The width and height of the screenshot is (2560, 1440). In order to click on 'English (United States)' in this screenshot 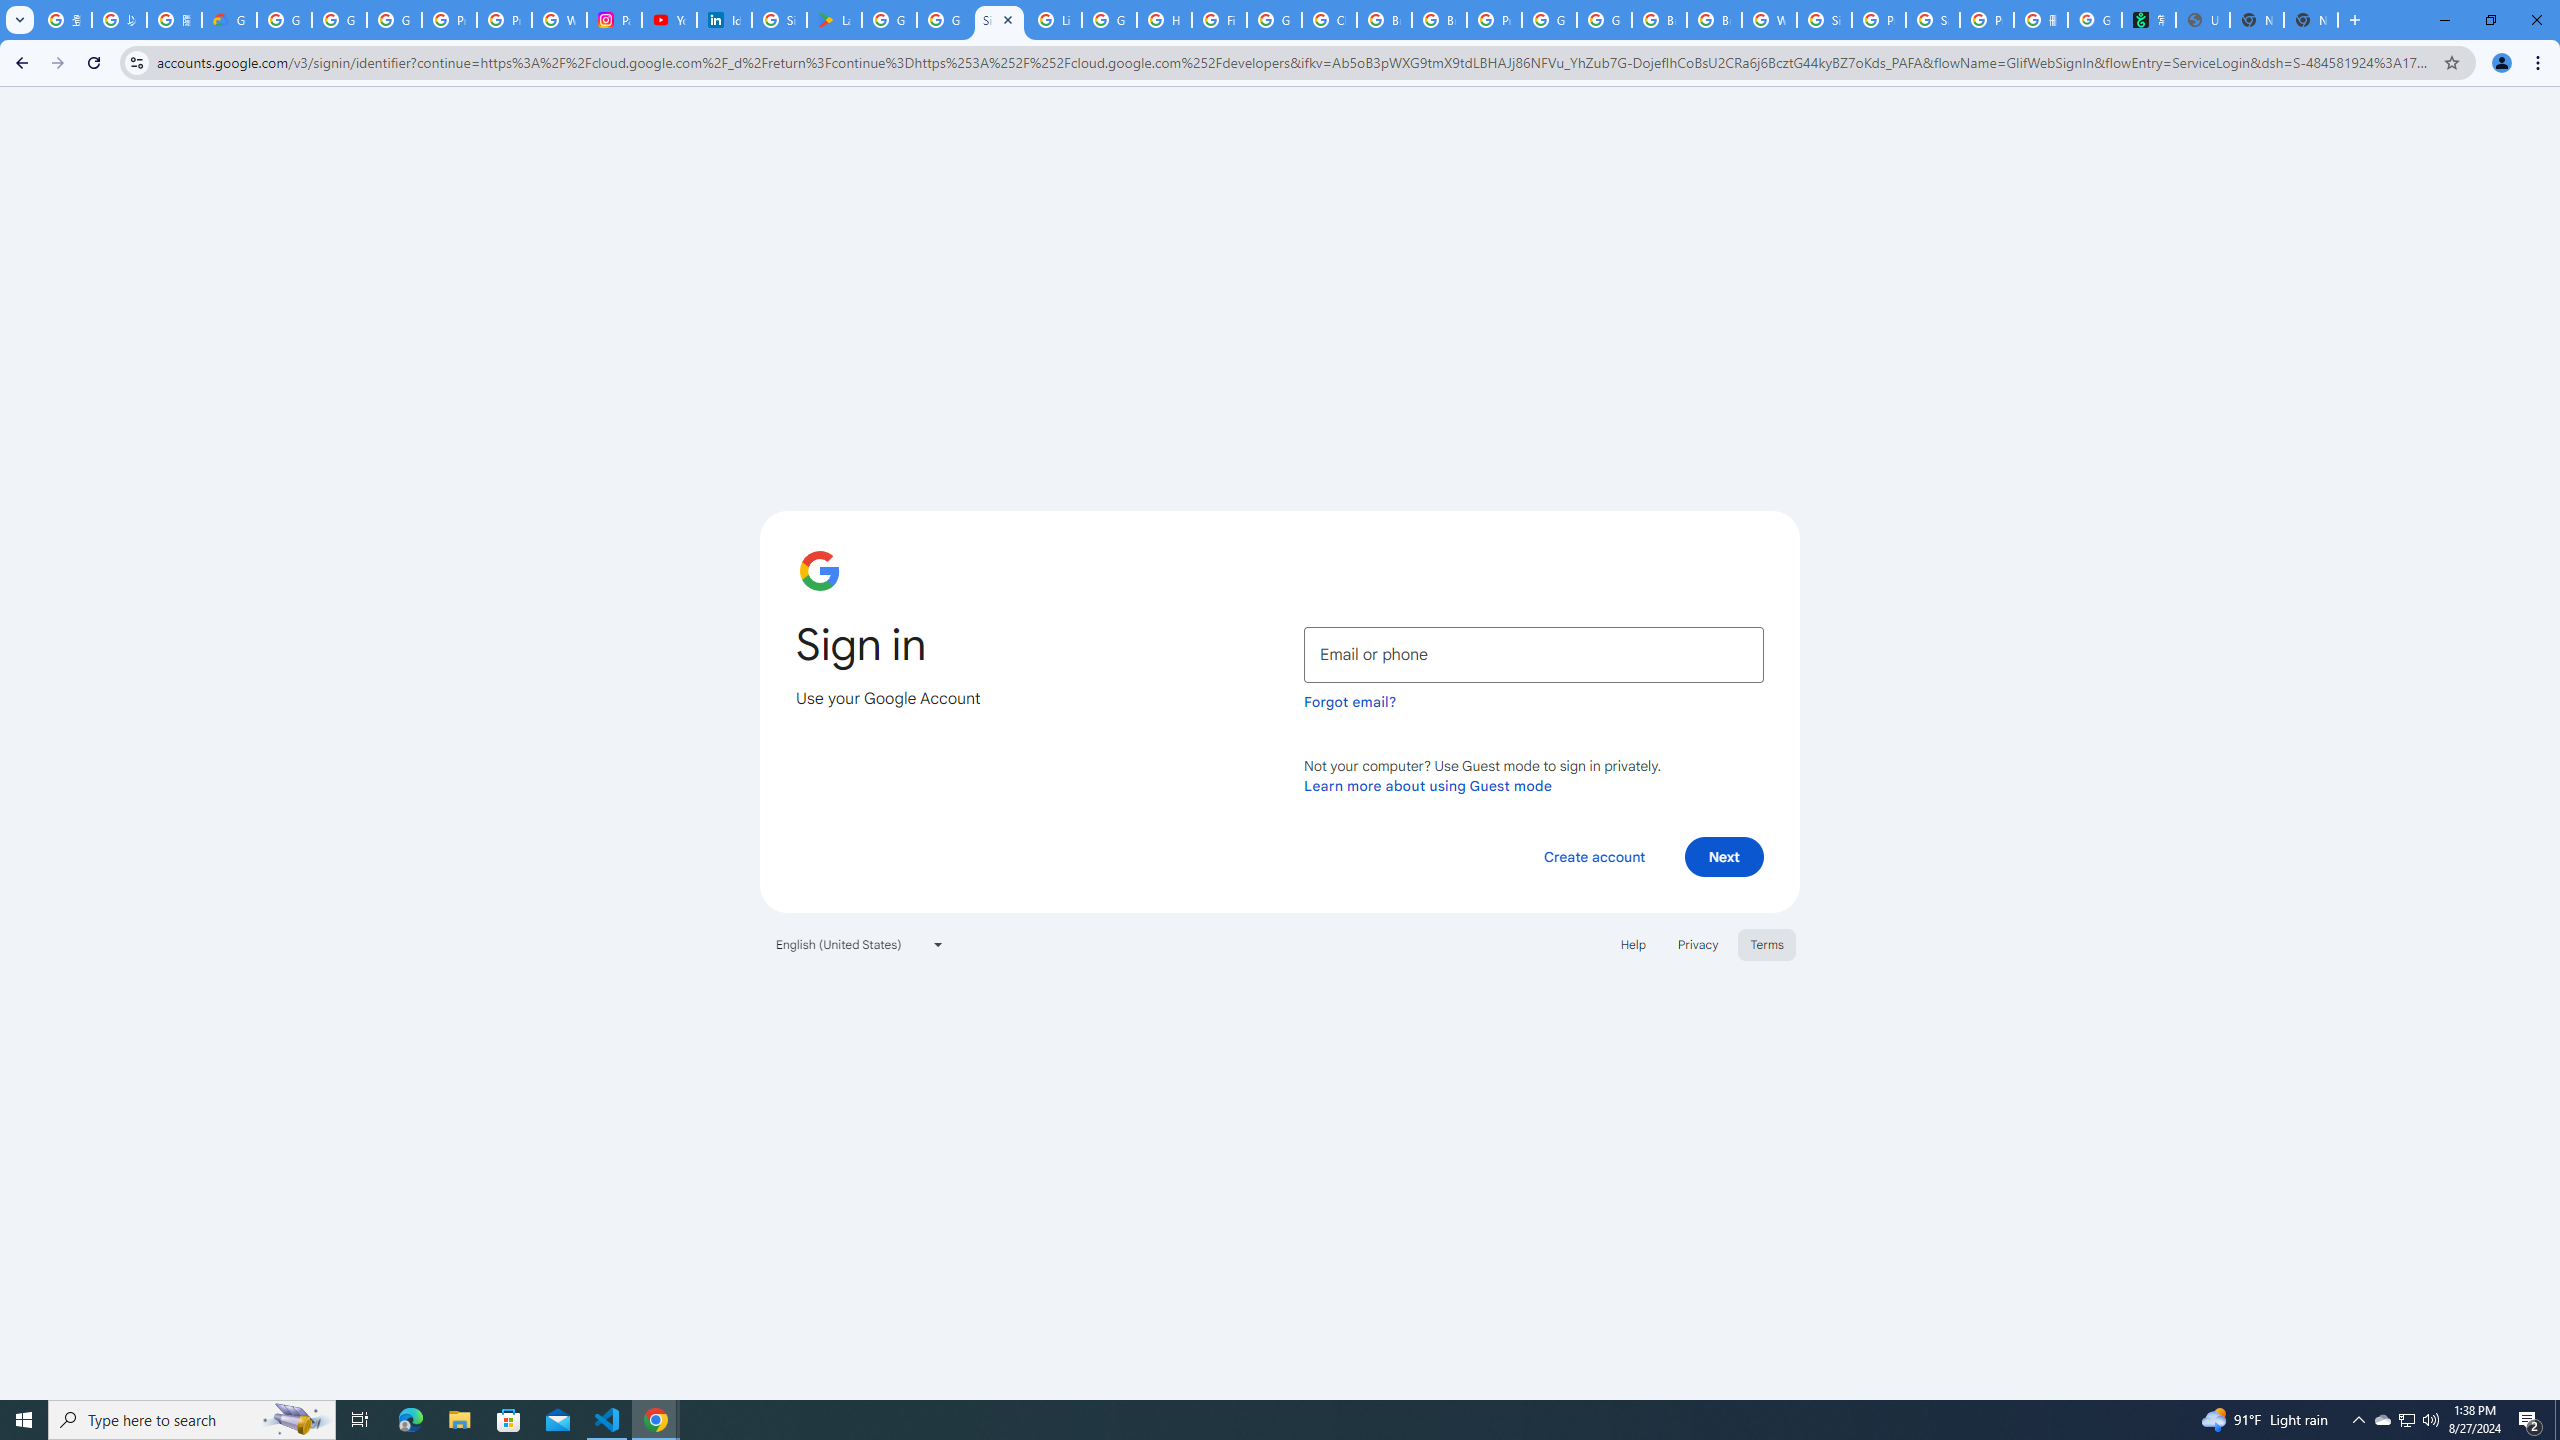, I will do `click(860, 942)`.